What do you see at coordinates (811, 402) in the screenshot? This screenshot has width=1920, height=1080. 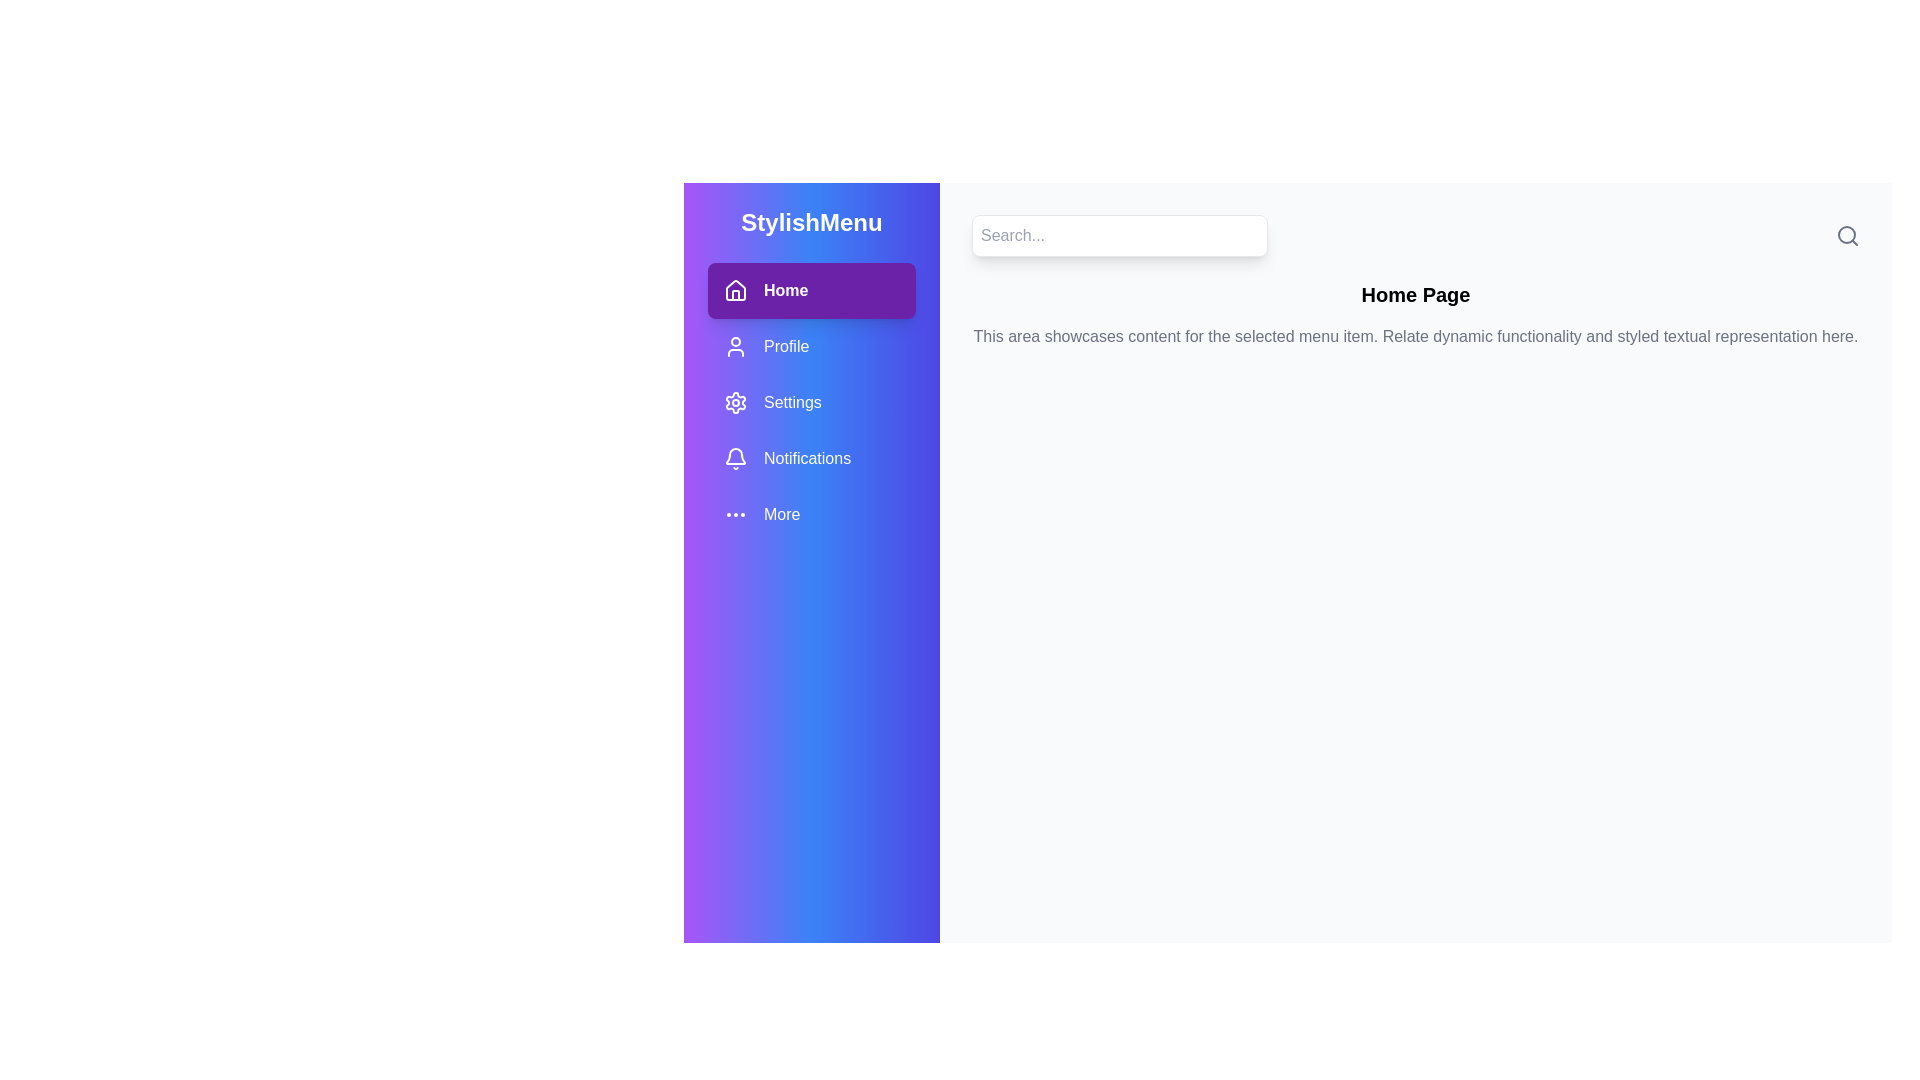 I see `the menu item Settings` at bounding box center [811, 402].